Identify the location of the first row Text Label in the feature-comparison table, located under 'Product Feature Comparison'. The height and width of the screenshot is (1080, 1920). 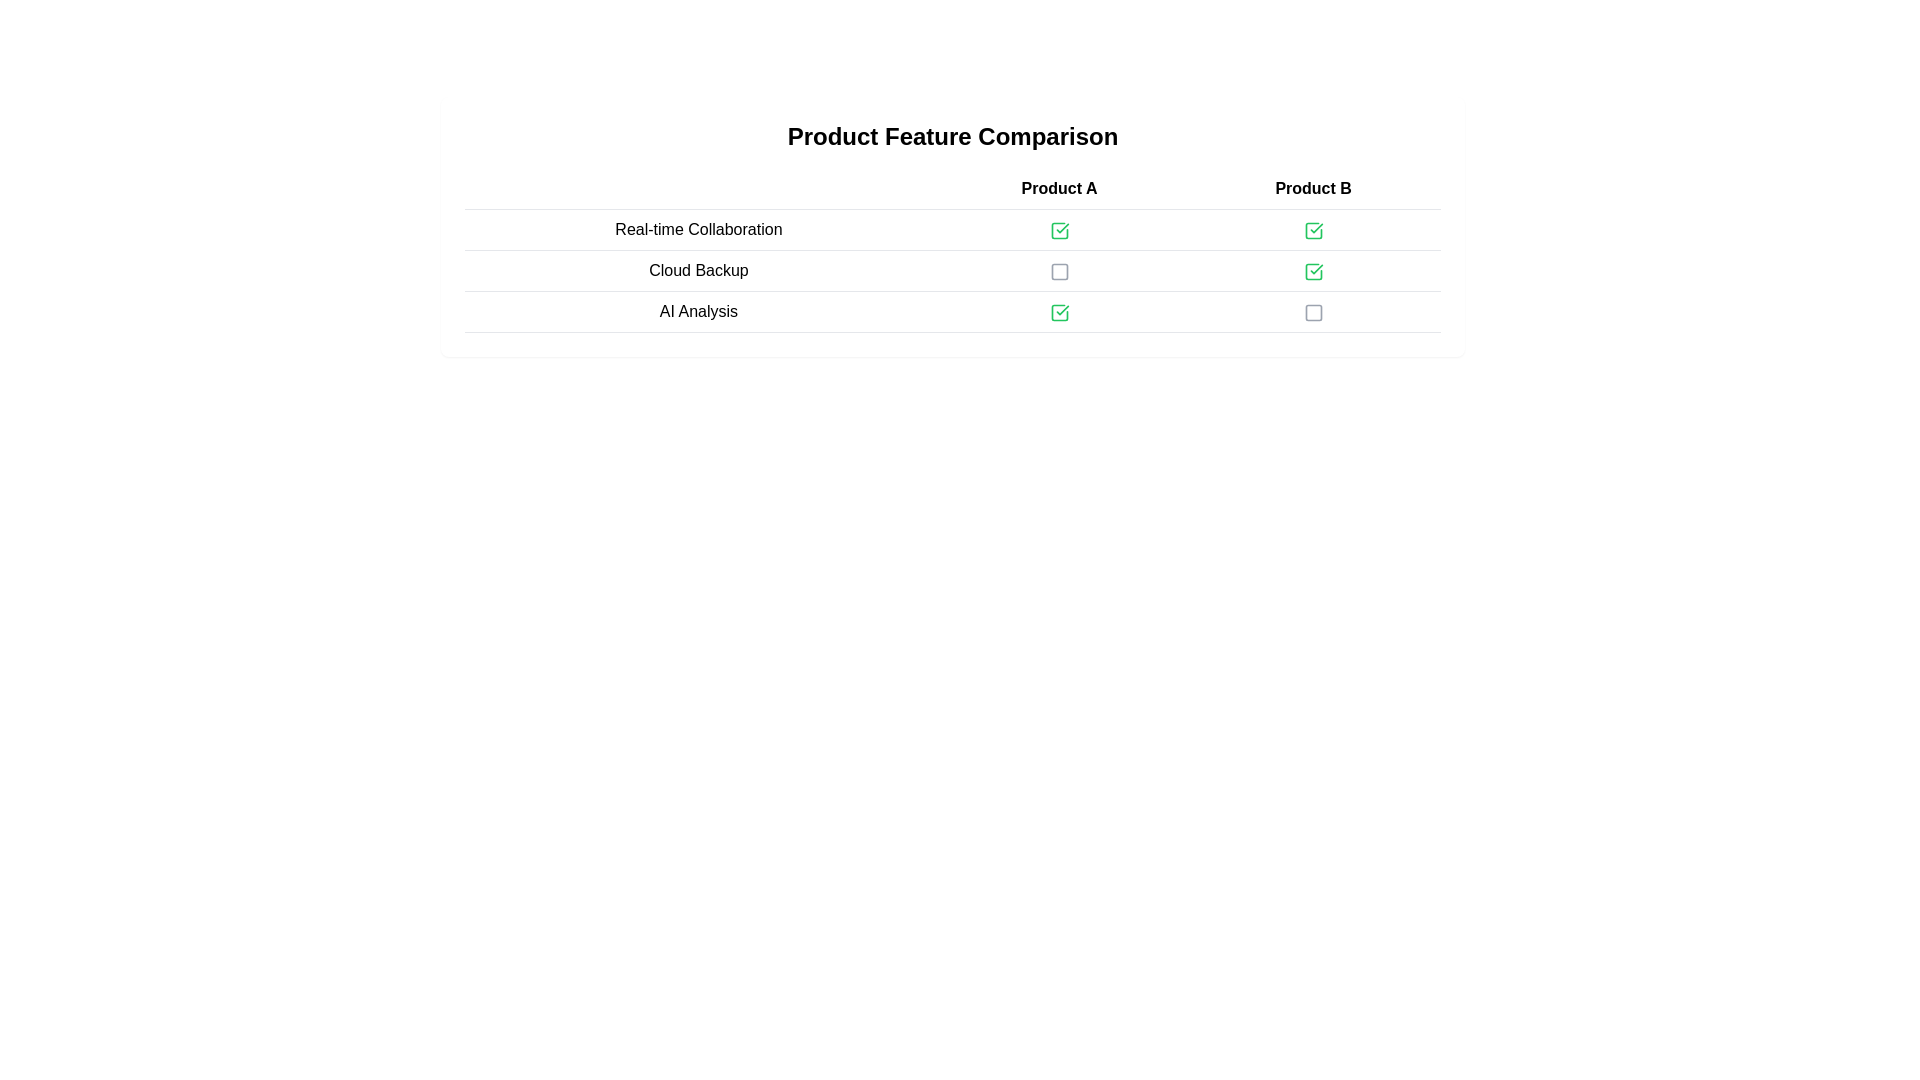
(698, 229).